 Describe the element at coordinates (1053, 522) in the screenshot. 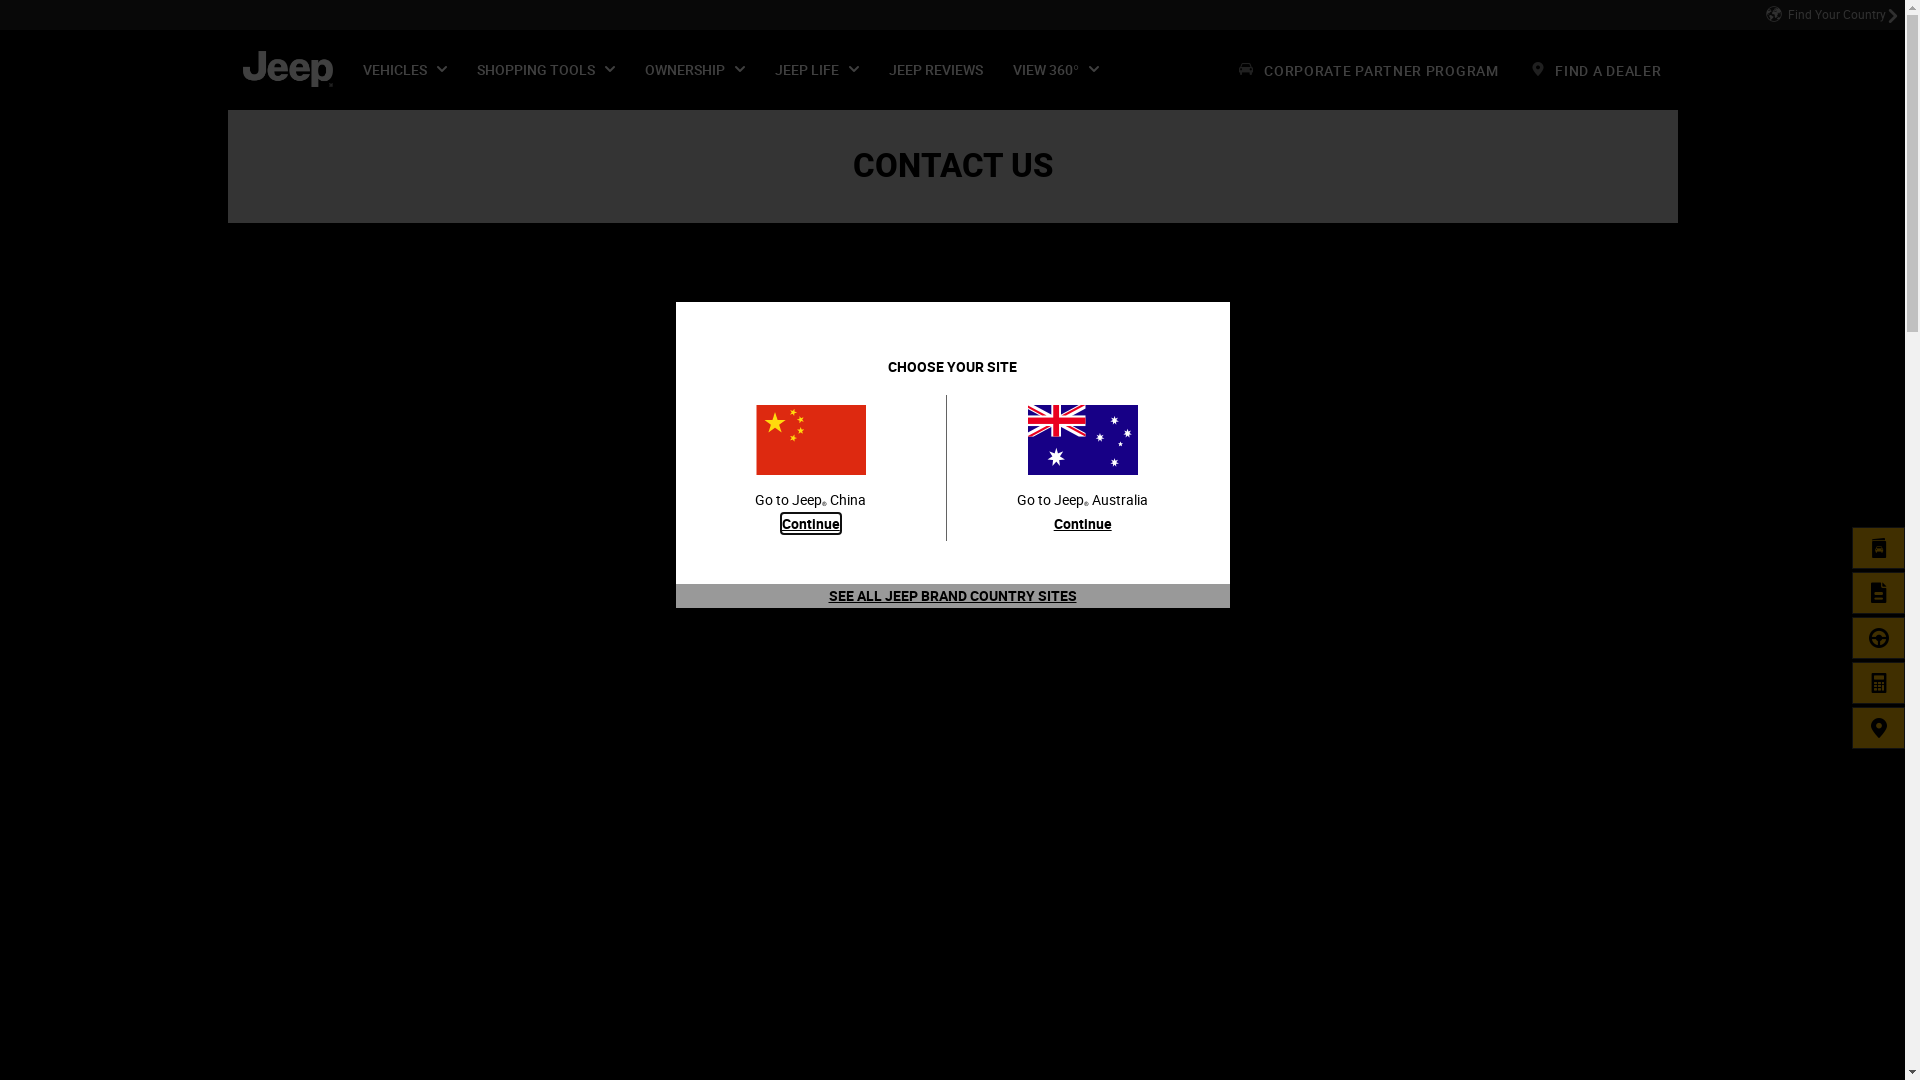

I see `'Continue'` at that location.